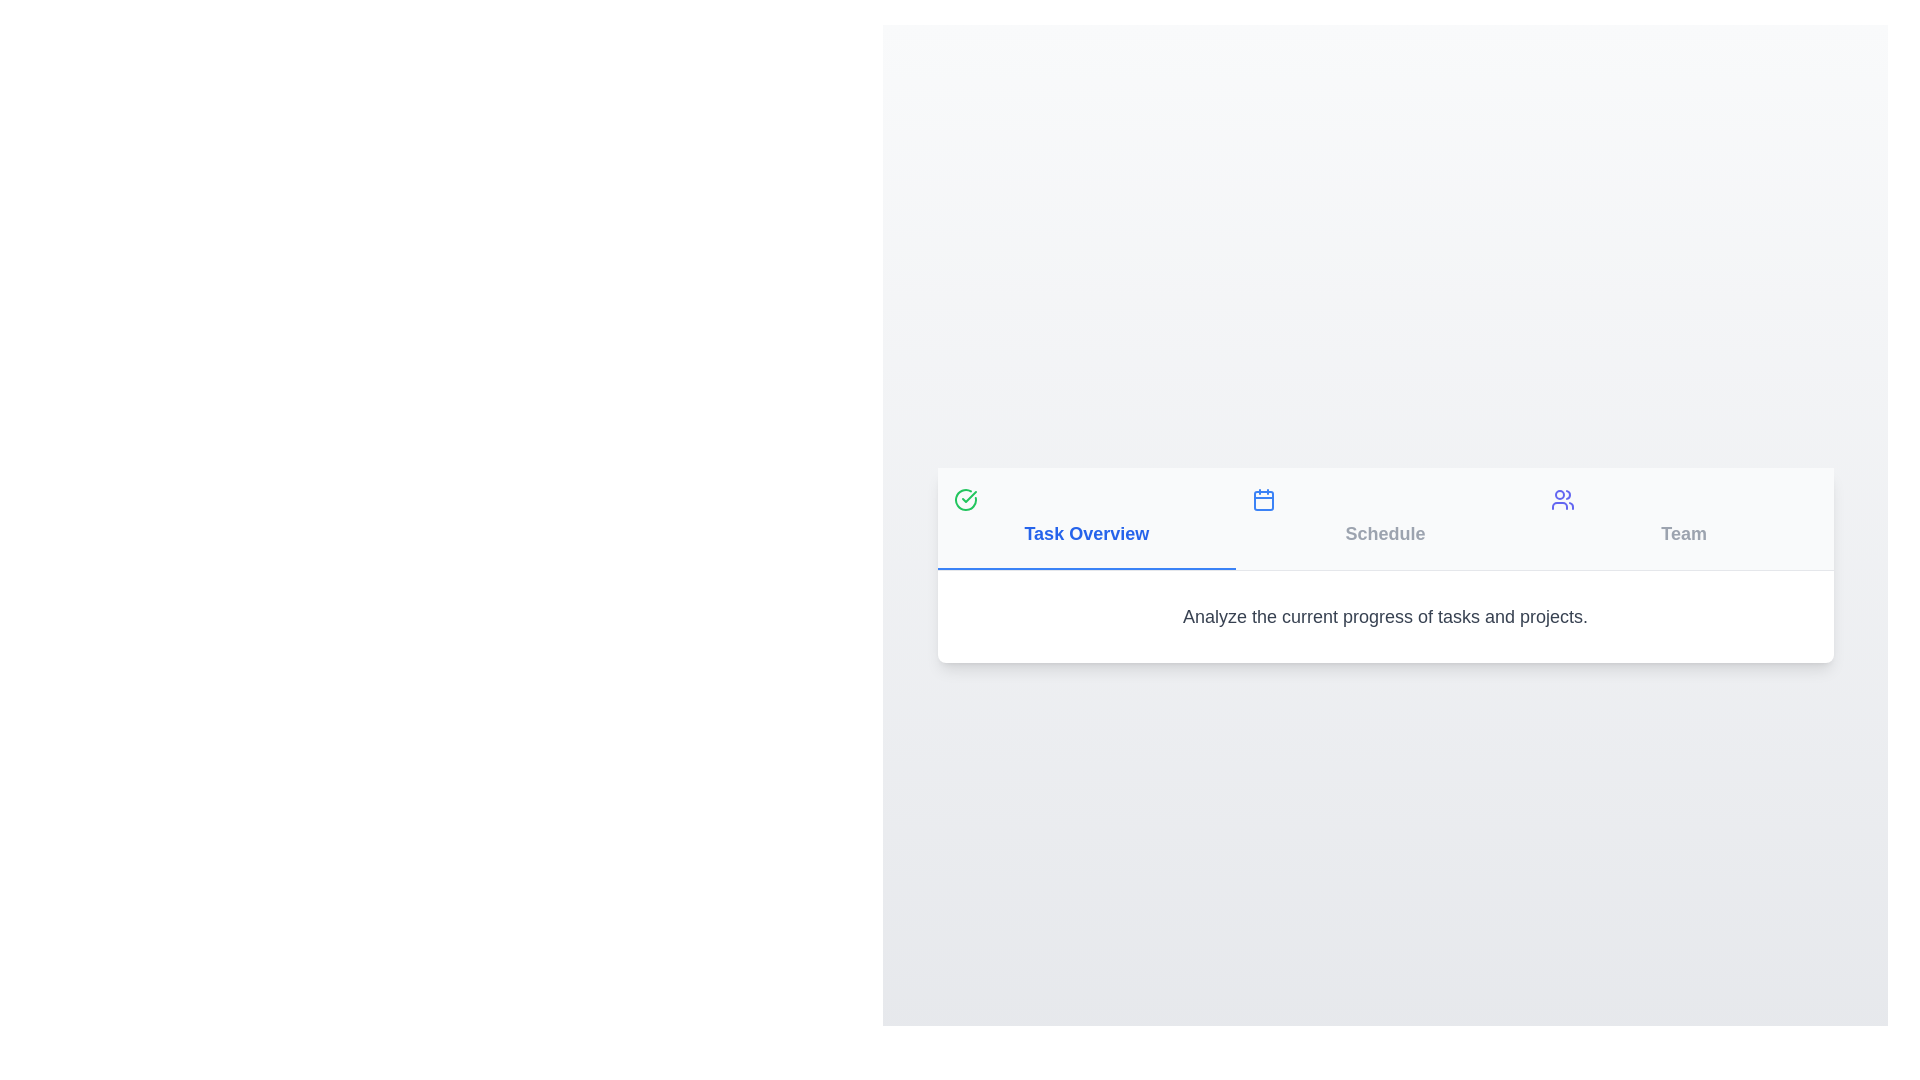 Image resolution: width=1920 pixels, height=1080 pixels. I want to click on the tab item labeled Team to observe its hover effect, so click(1683, 517).